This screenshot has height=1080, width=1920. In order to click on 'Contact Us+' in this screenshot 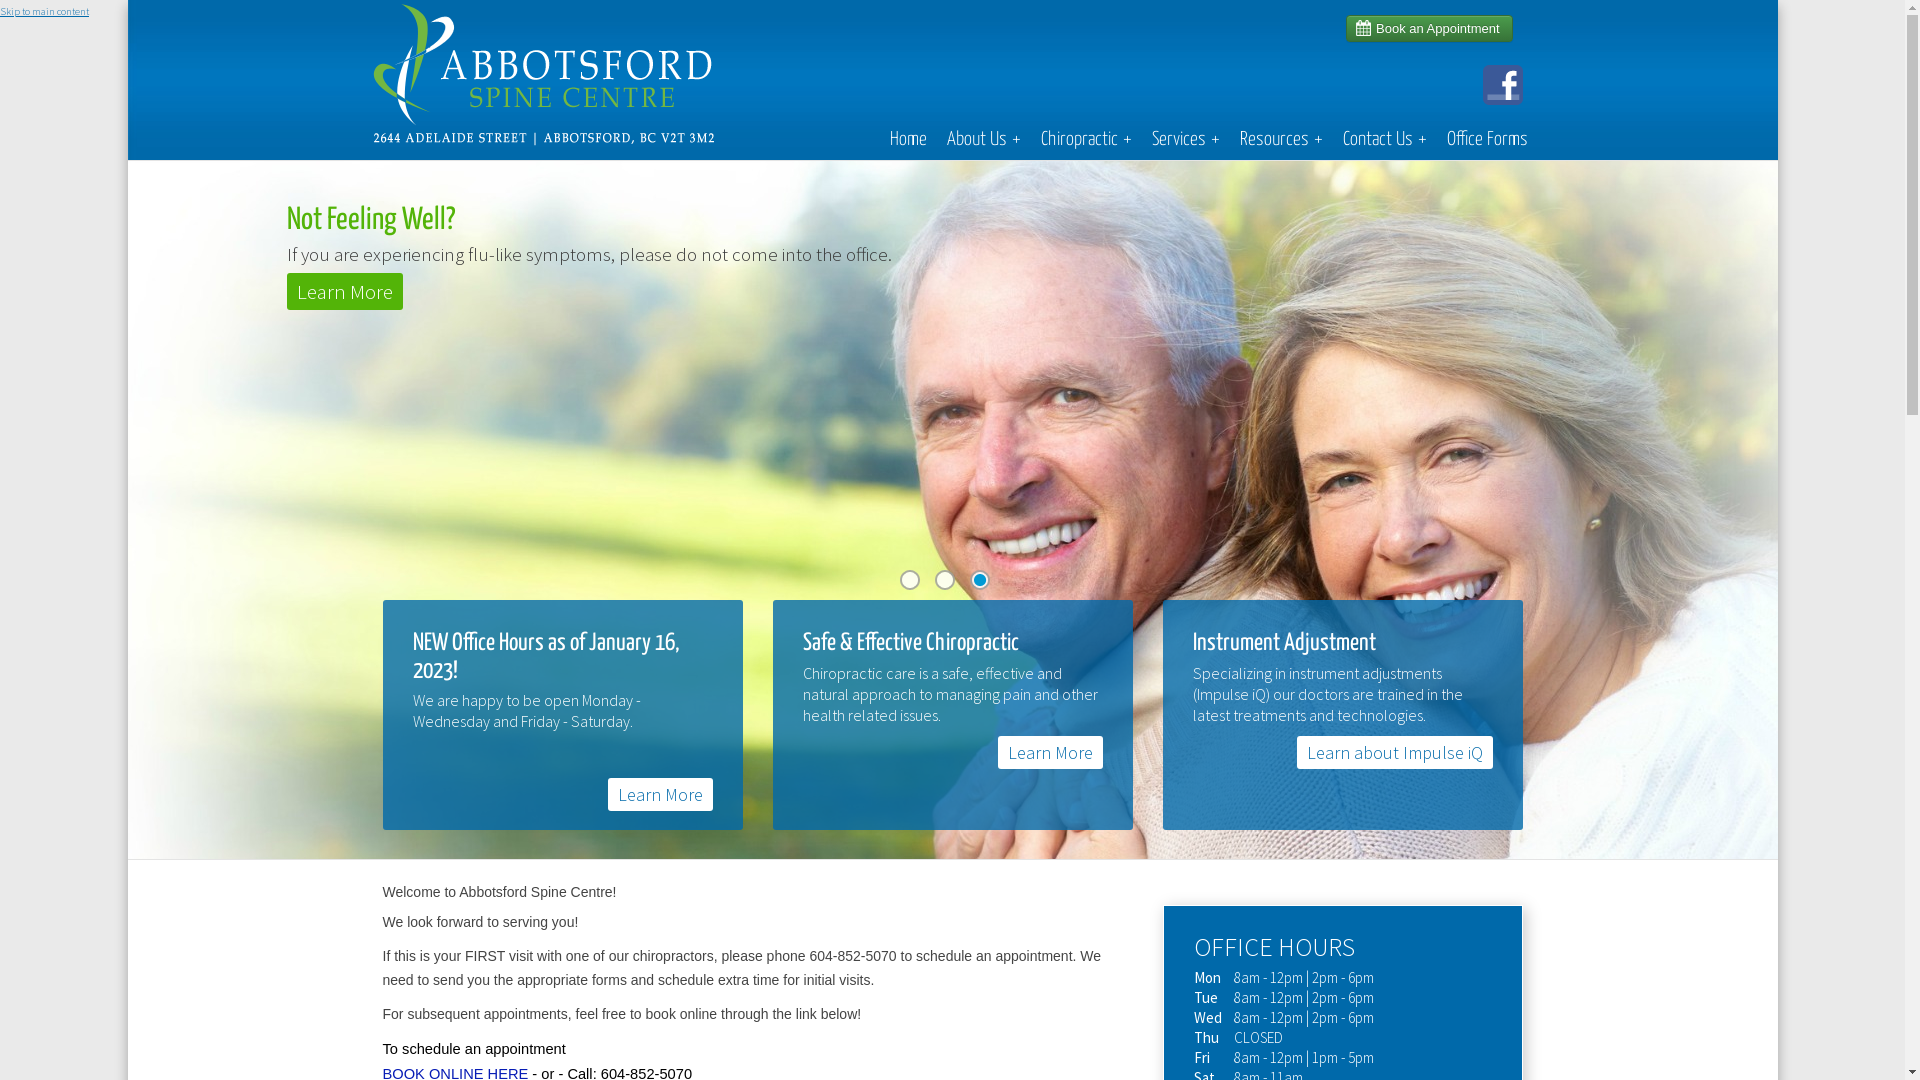, I will do `click(1382, 138)`.